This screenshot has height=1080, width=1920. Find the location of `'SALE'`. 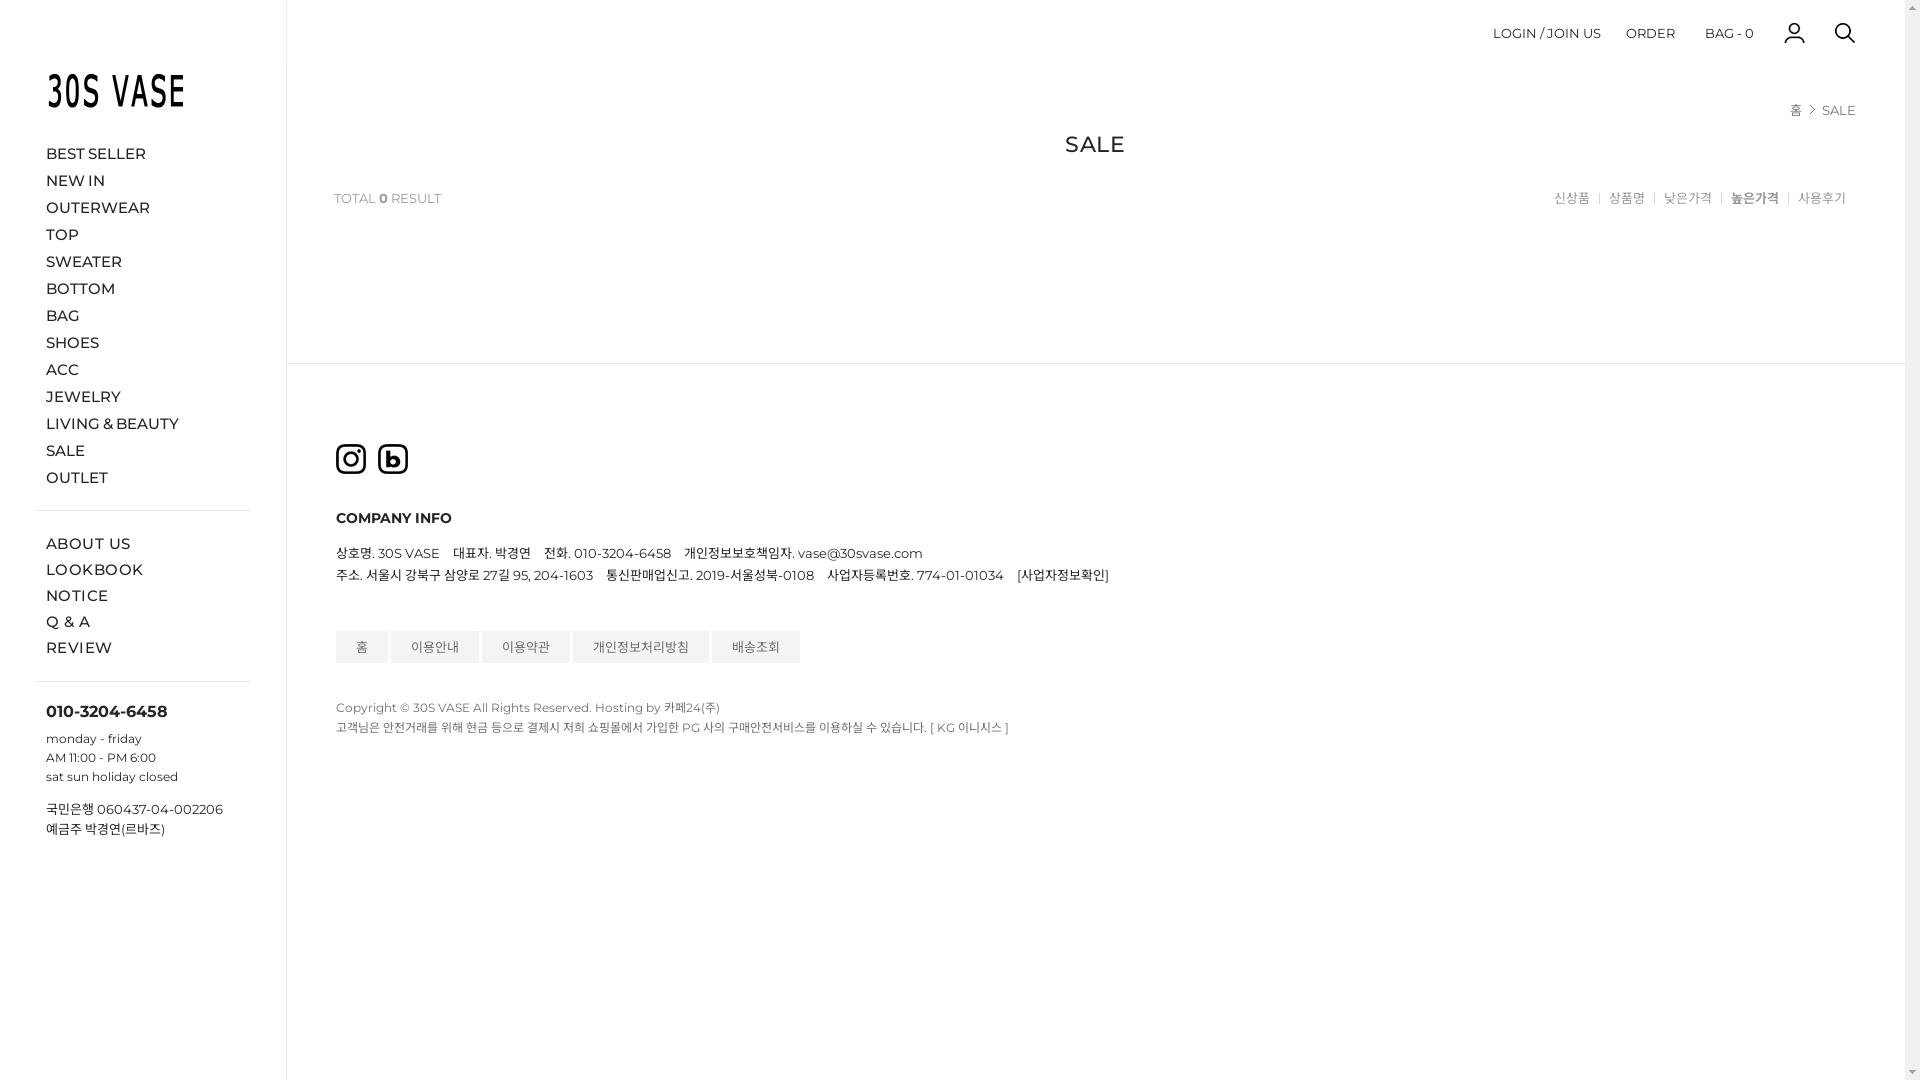

'SALE' is located at coordinates (142, 448).